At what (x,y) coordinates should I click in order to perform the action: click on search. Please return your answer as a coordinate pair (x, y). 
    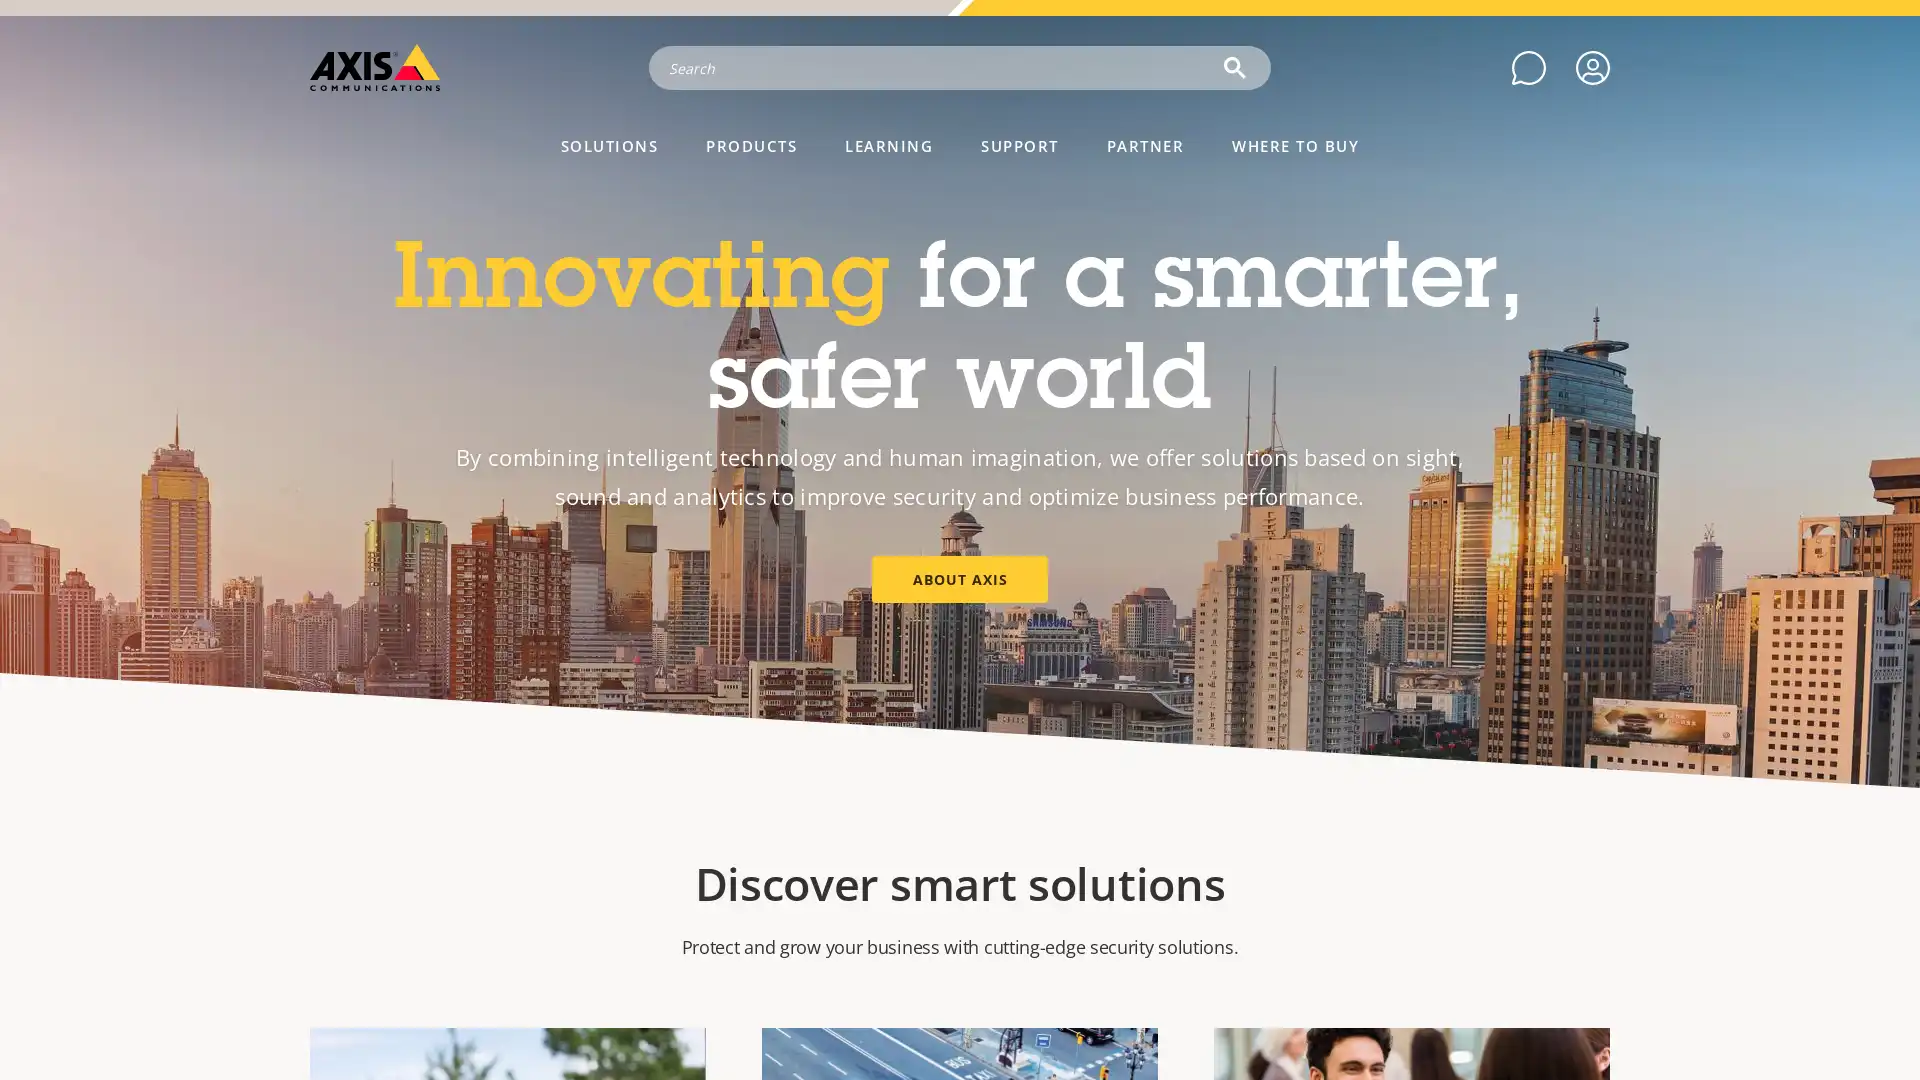
    Looking at the image, I should click on (1233, 65).